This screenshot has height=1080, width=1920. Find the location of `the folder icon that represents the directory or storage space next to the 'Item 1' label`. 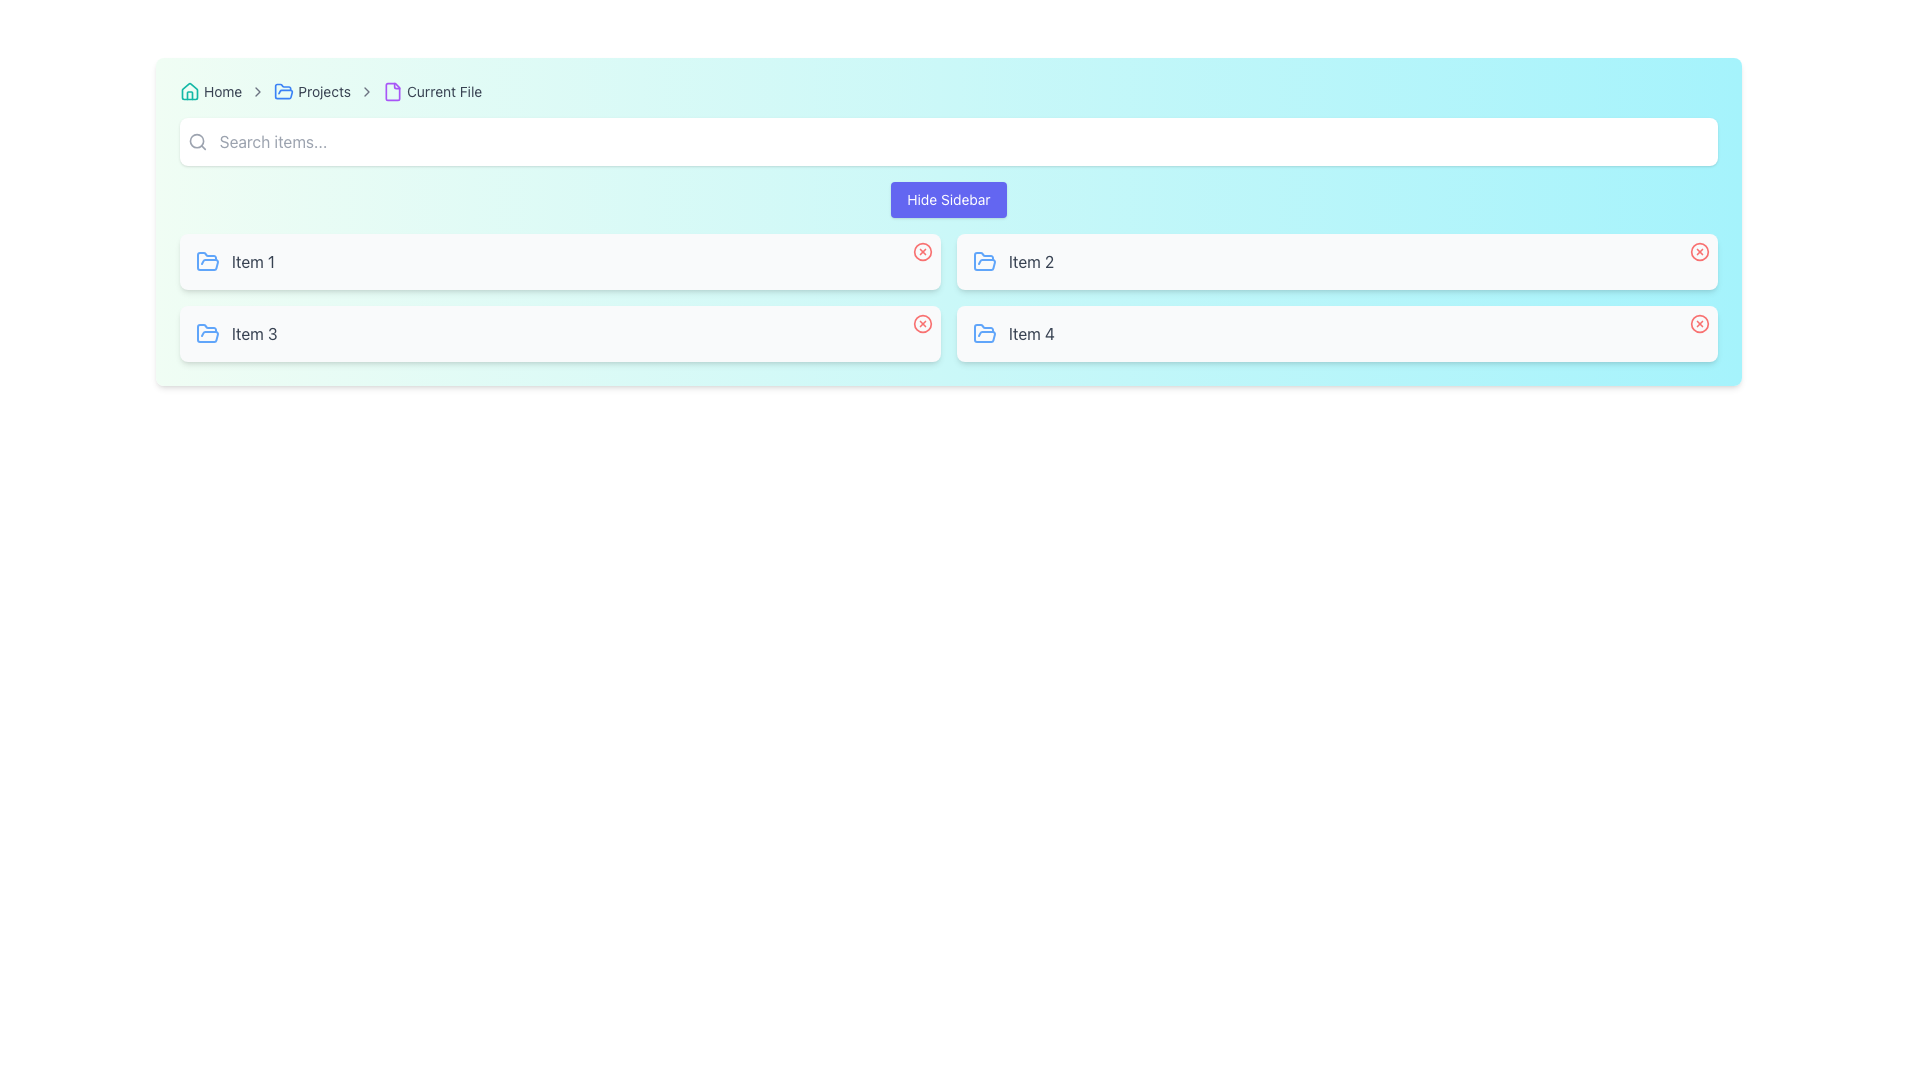

the folder icon that represents the directory or storage space next to the 'Item 1' label is located at coordinates (207, 261).